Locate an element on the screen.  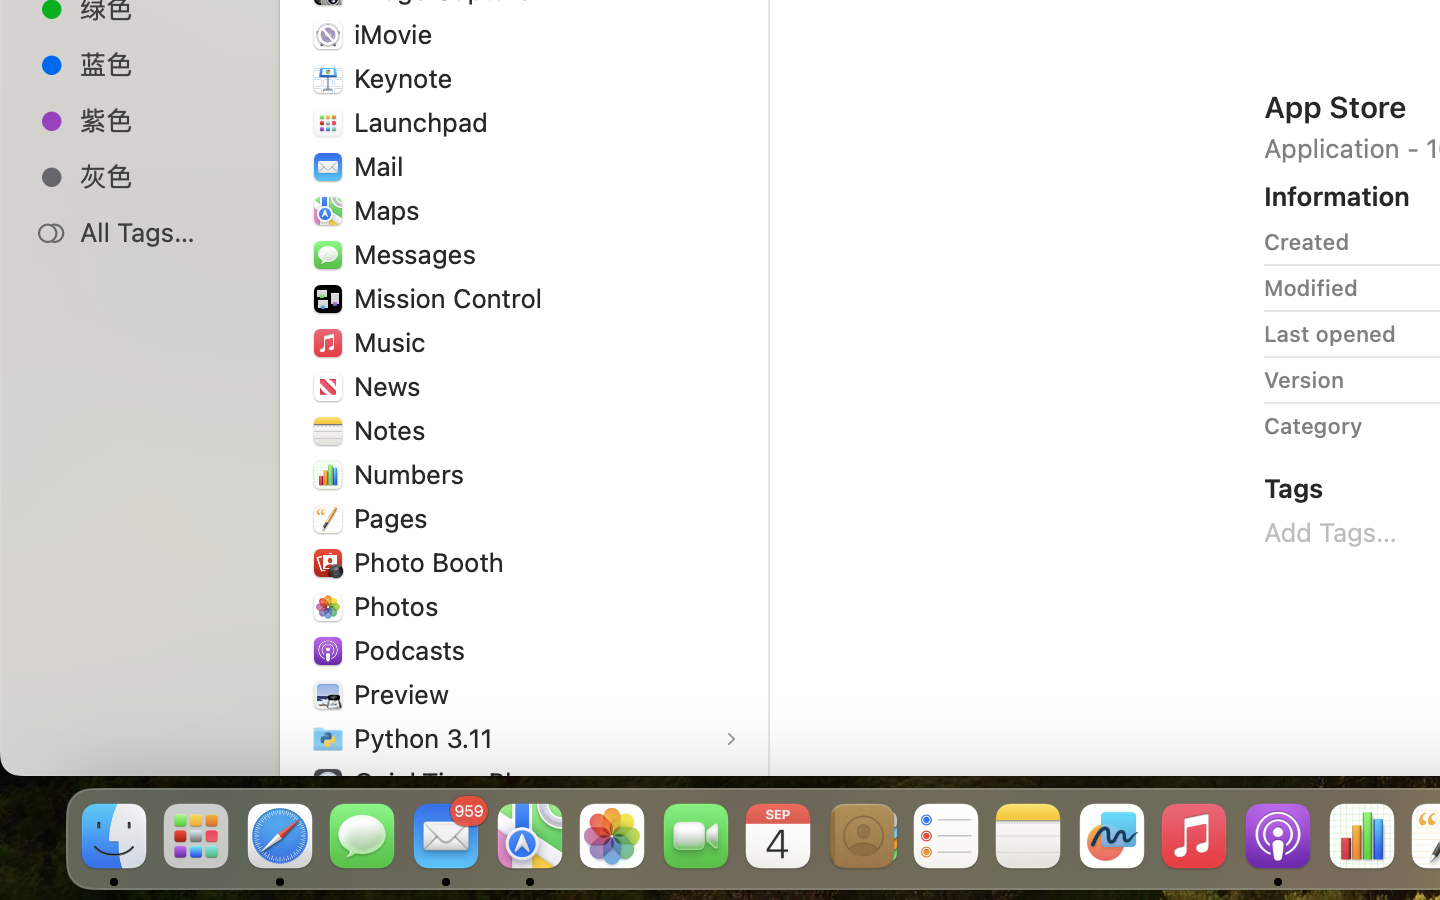
'蓝色' is located at coordinates (159, 62).